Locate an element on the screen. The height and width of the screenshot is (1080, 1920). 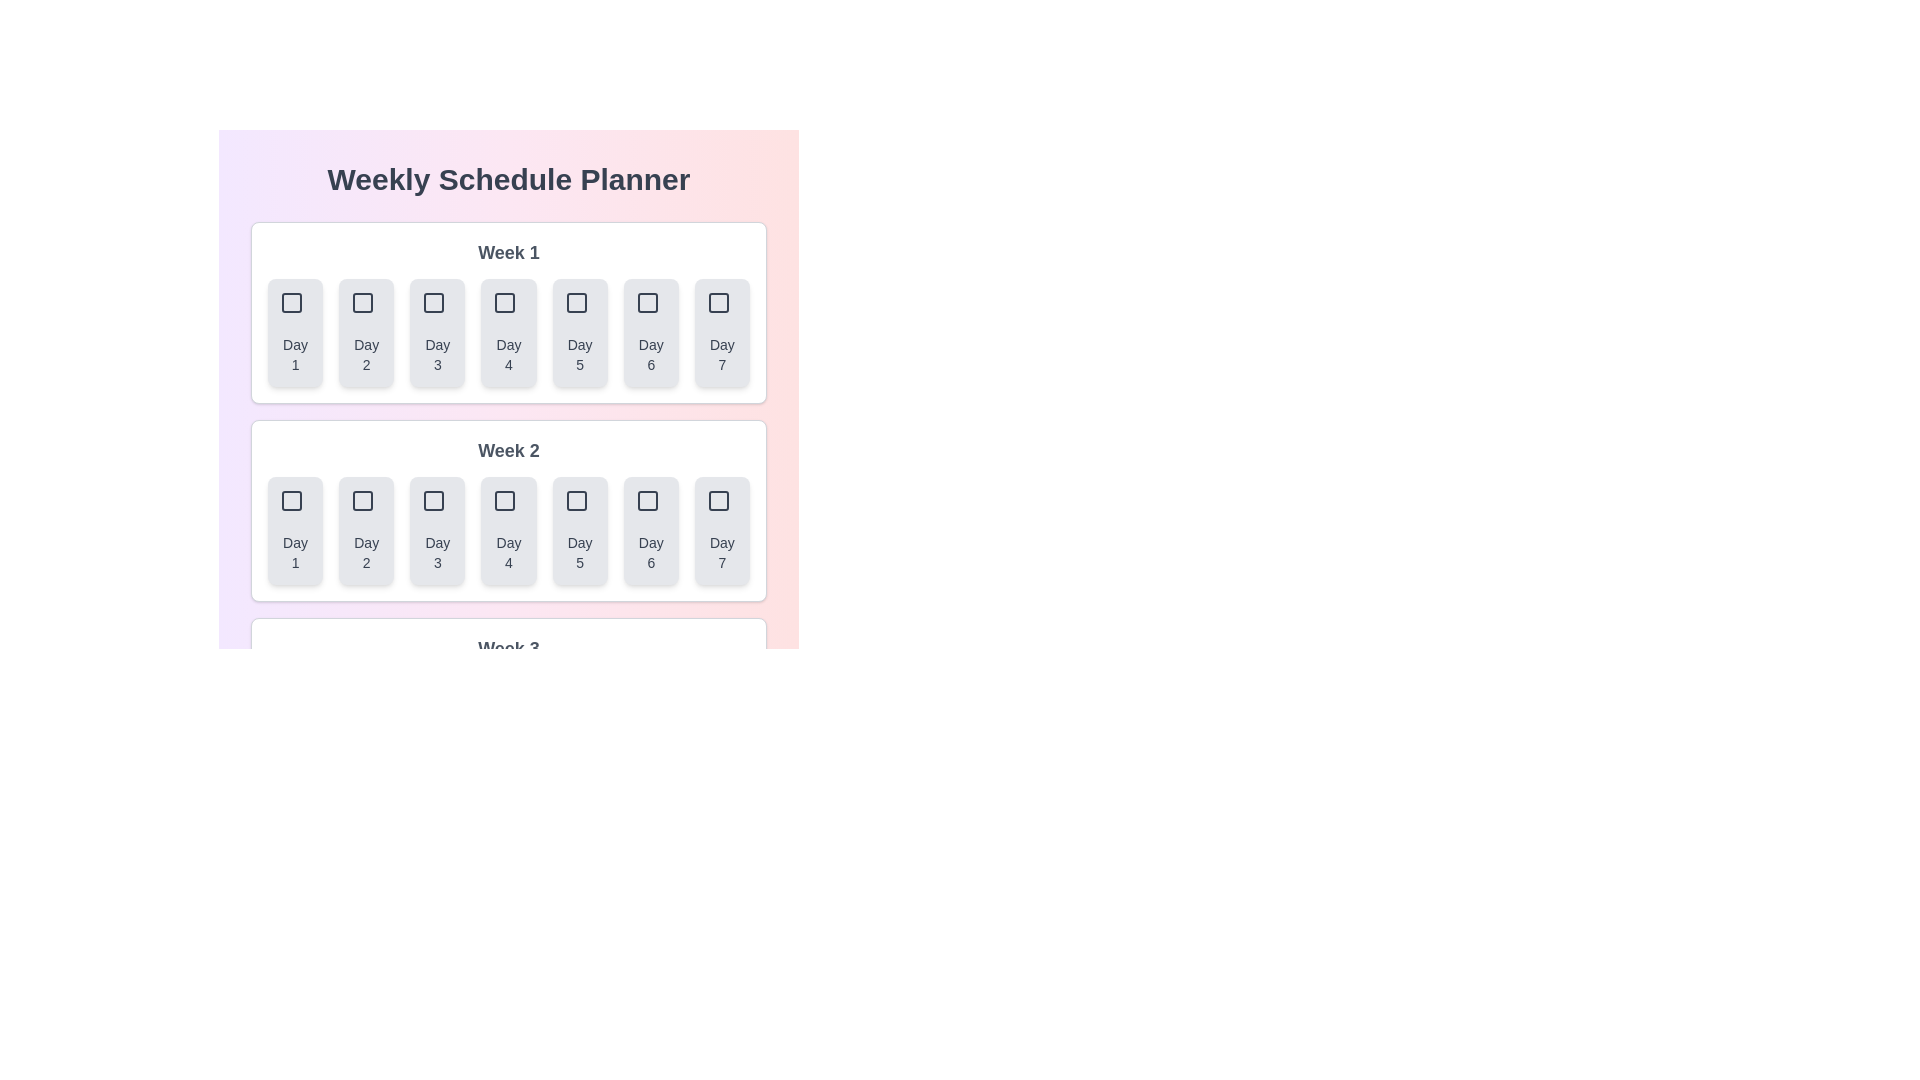
the button corresponding to Week 2 and Day 1 to select that day is located at coordinates (293, 530).